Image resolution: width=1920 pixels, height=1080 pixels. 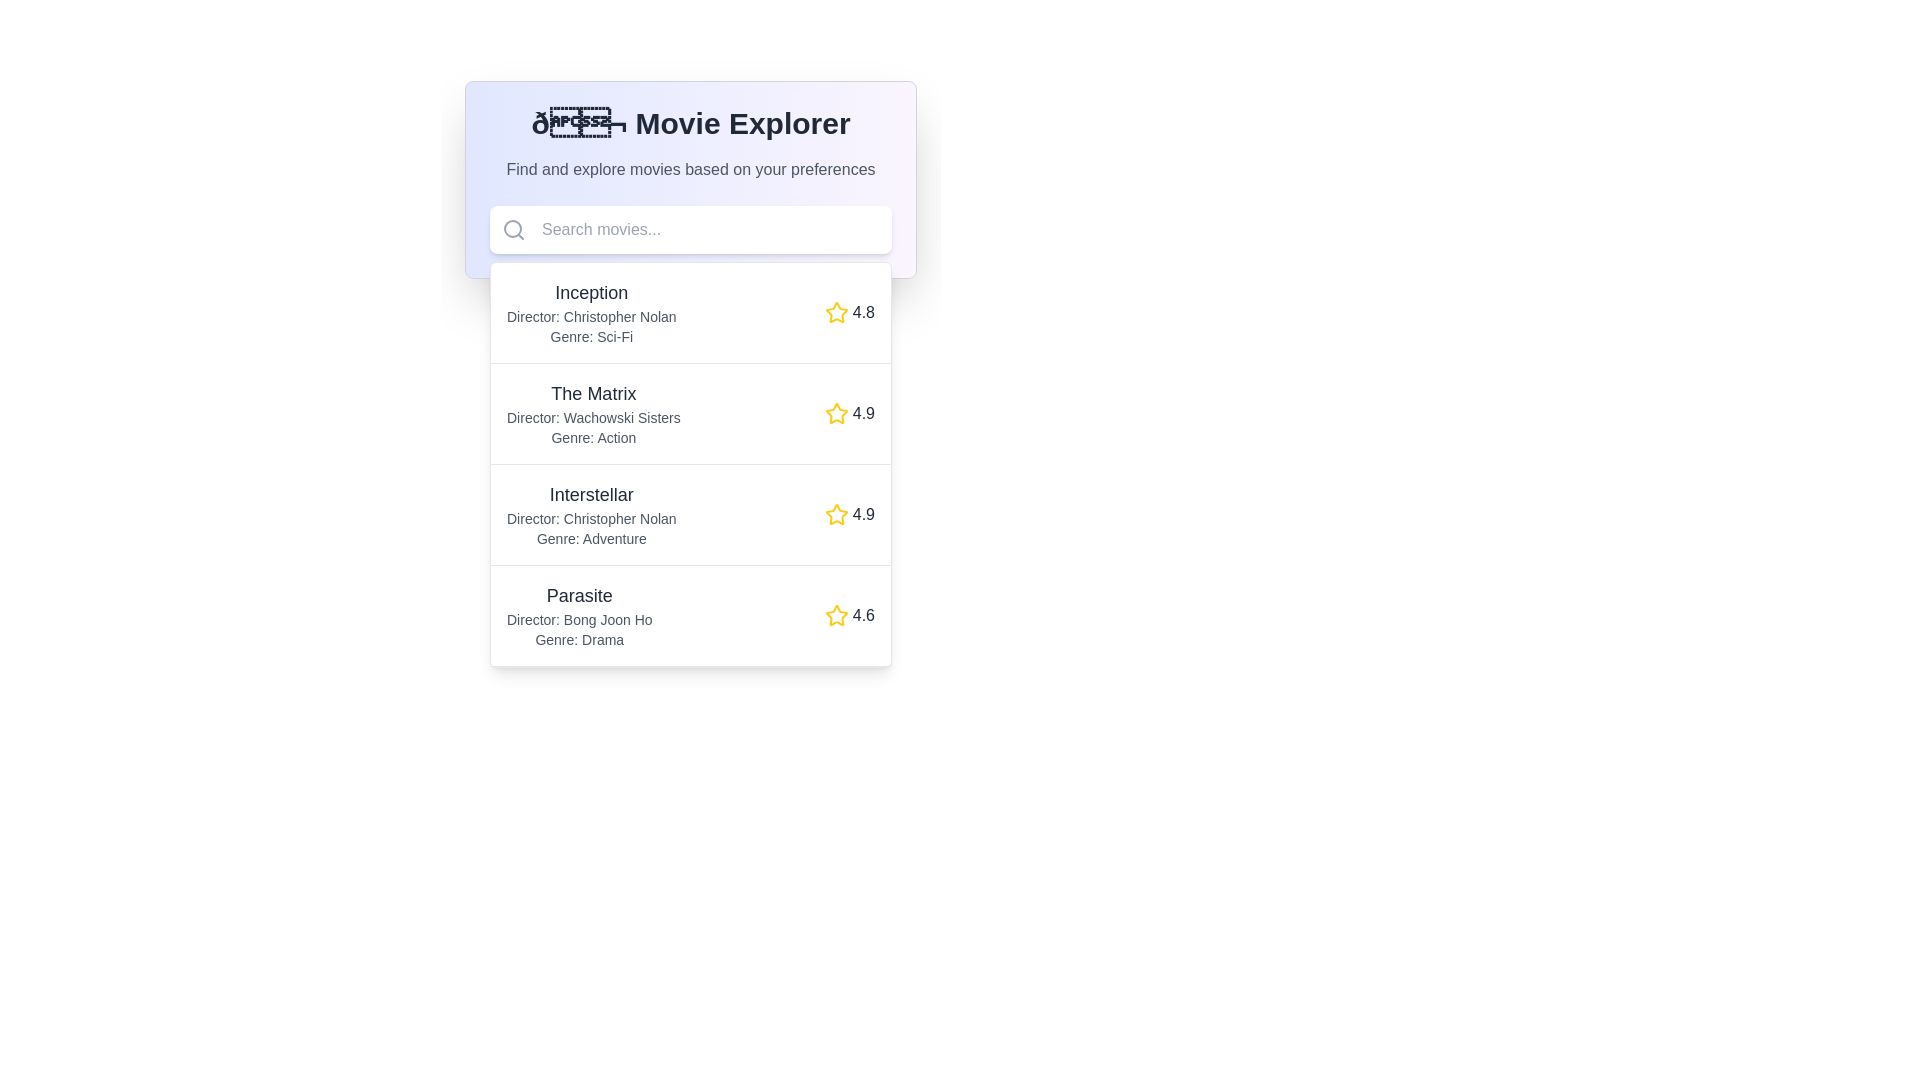 I want to click on the text display element that shows the title 'Inception', which is bold and dark gray, located above the director and genre information in the Movie Explorer list, so click(x=590, y=293).